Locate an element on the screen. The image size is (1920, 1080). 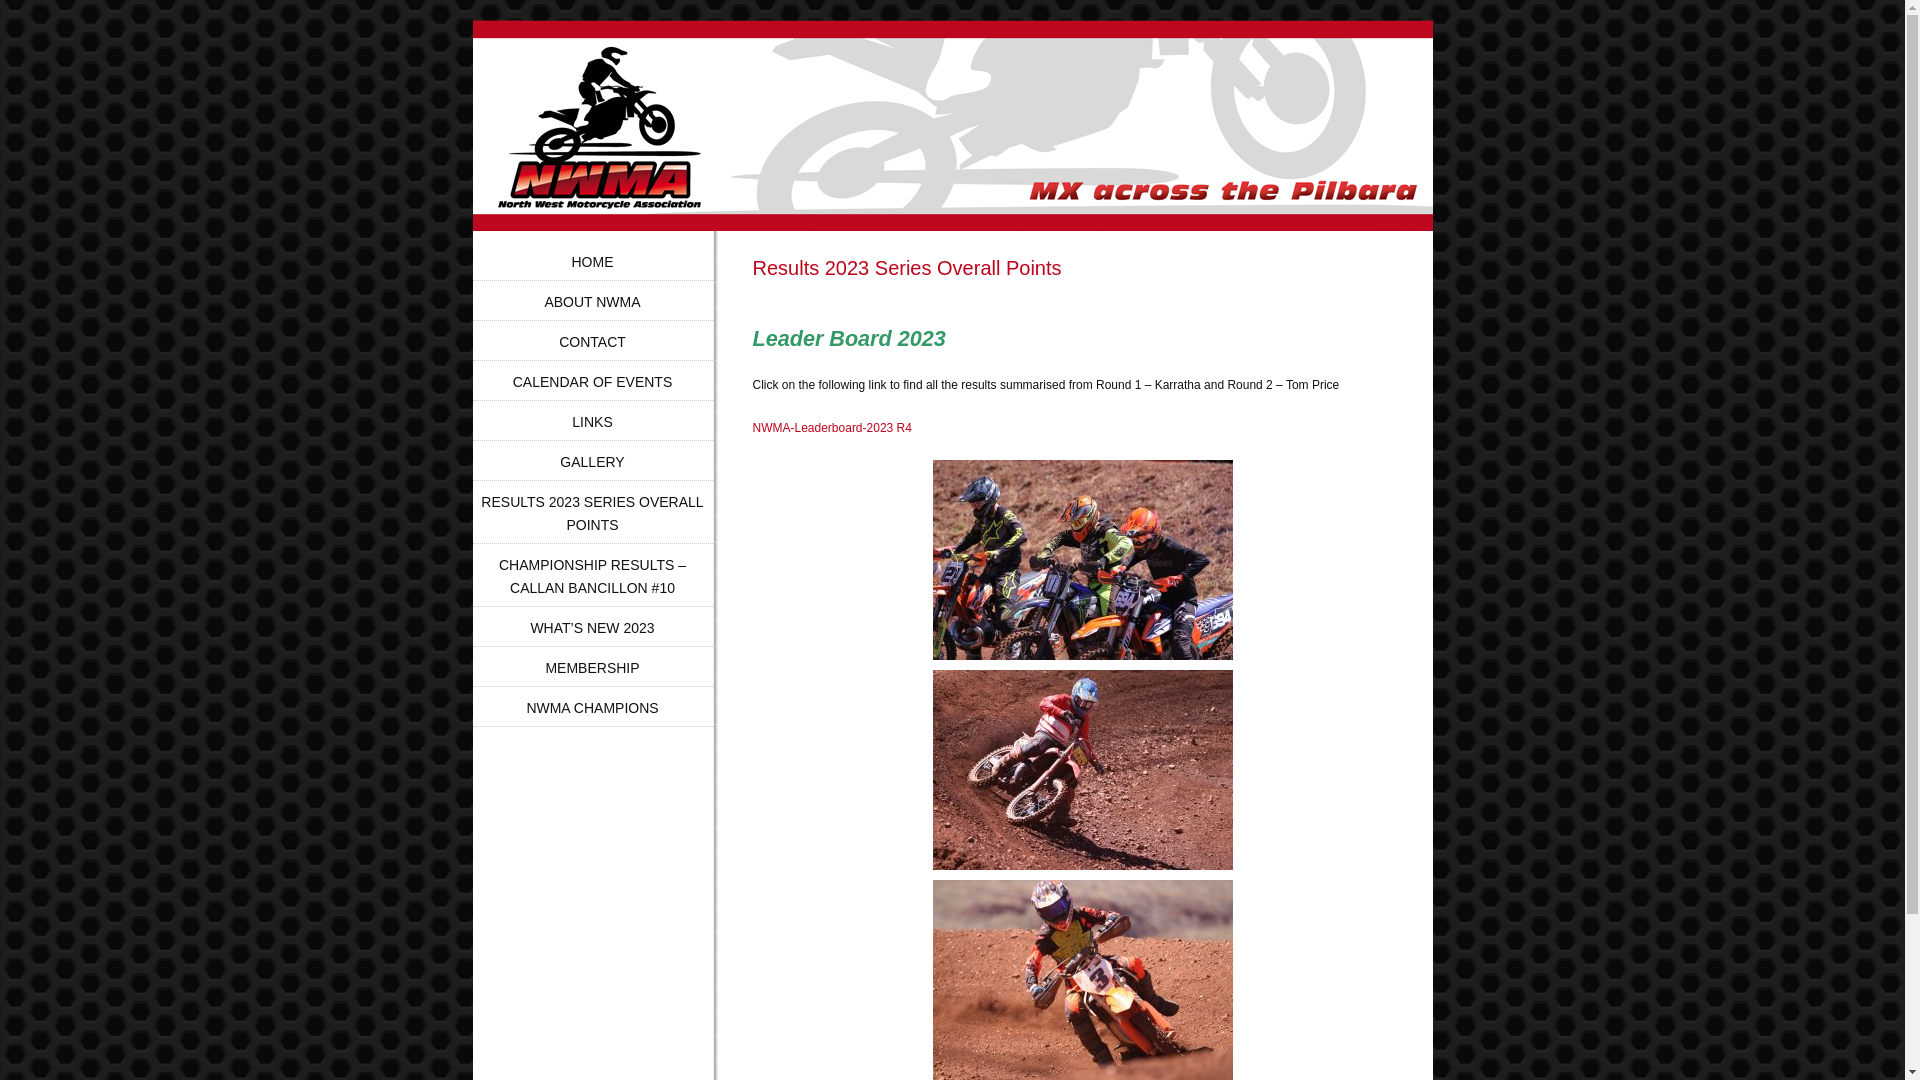
'GALLERY' is located at coordinates (590, 462).